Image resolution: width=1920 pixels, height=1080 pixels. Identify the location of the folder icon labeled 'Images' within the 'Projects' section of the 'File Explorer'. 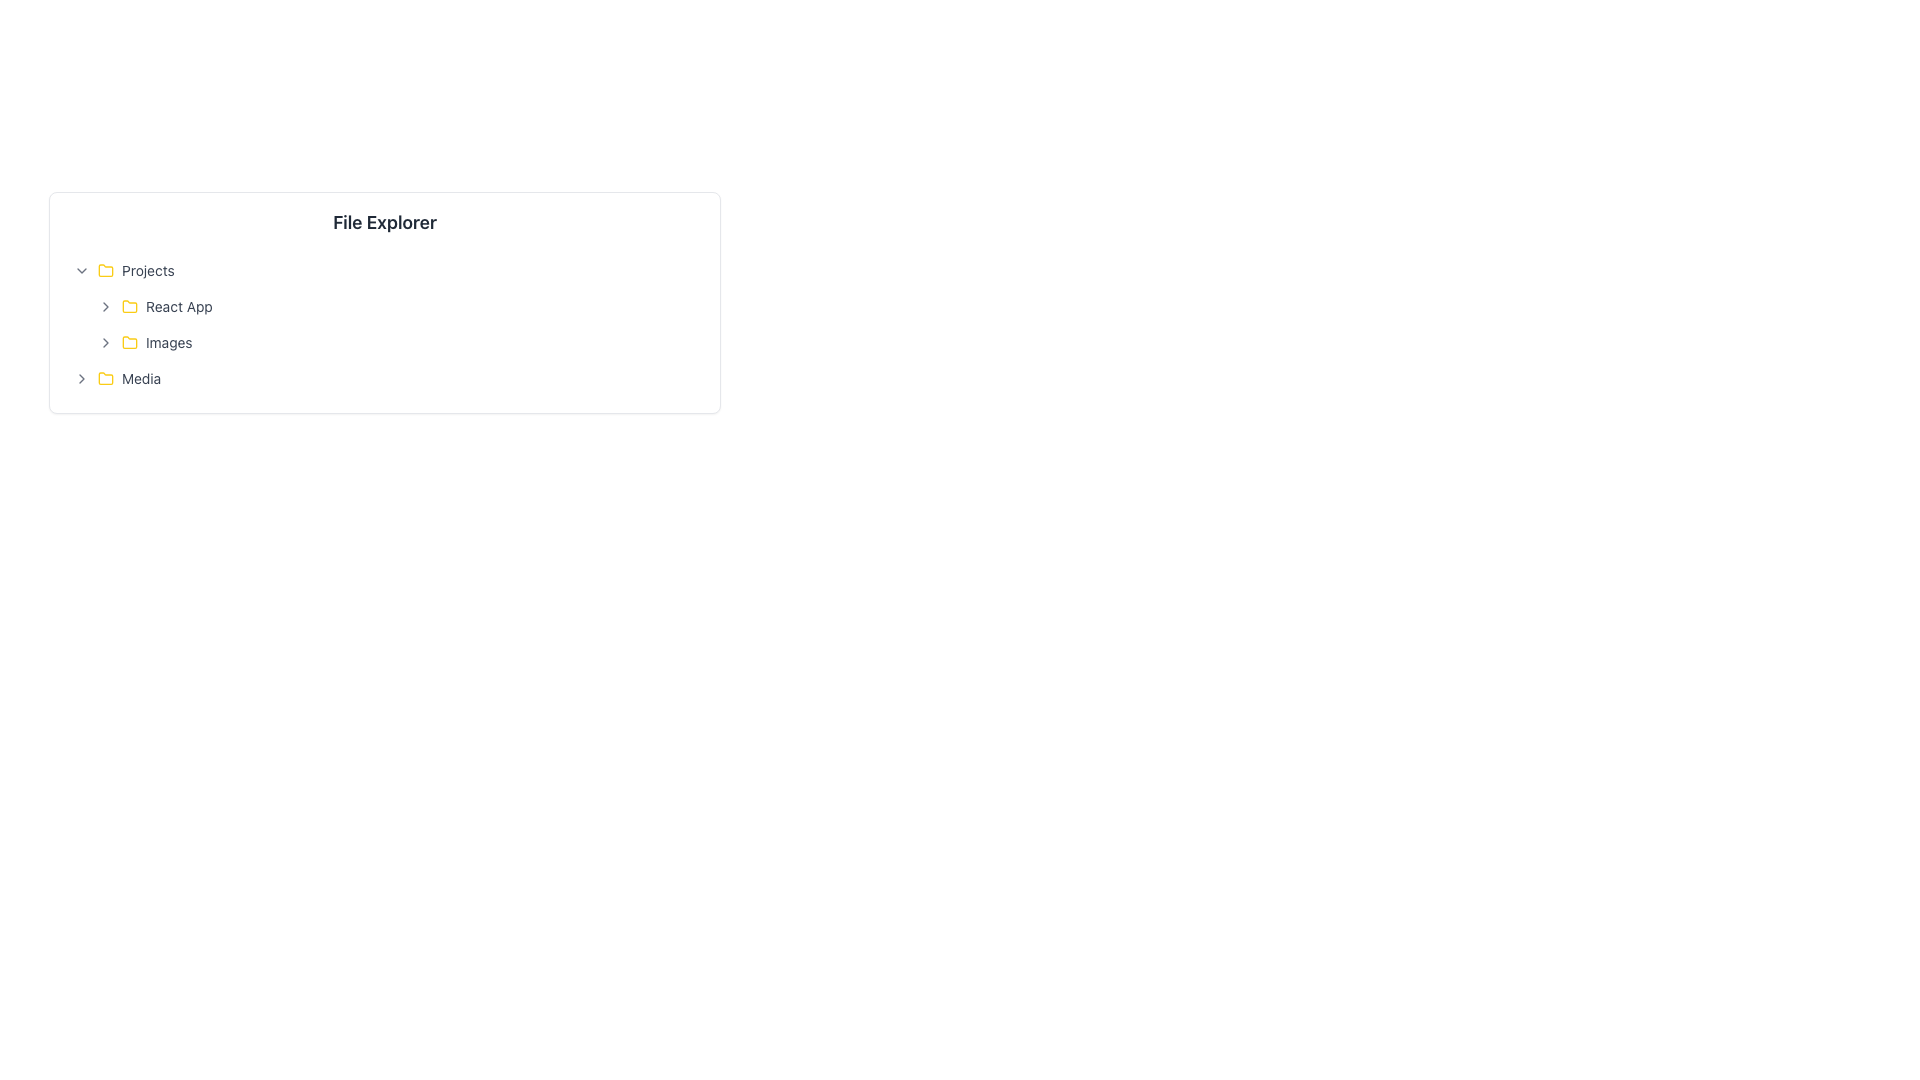
(128, 342).